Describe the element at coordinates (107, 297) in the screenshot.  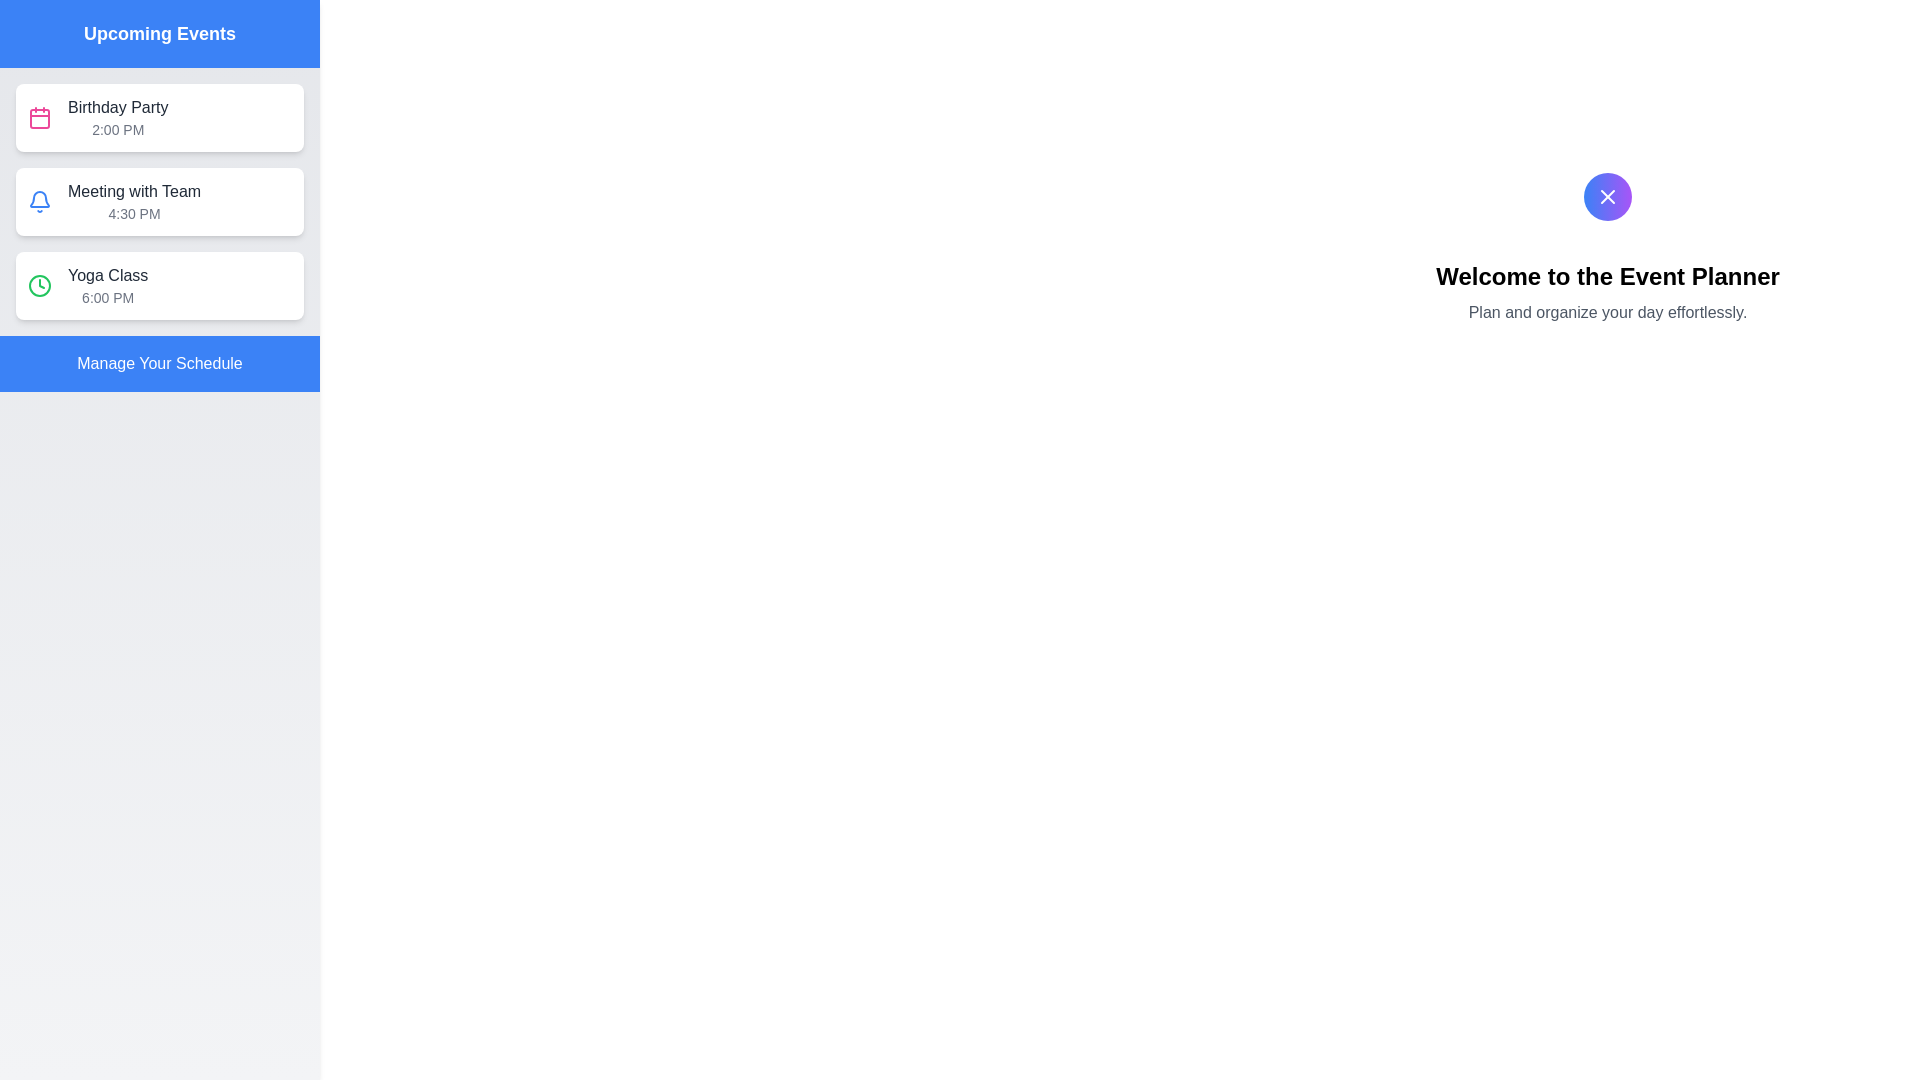
I see `the text label that provides the time associated with the 'Yoga Class' event, located beneath the bold 'Yoga Class' label in the 'Upcoming Events' section` at that location.